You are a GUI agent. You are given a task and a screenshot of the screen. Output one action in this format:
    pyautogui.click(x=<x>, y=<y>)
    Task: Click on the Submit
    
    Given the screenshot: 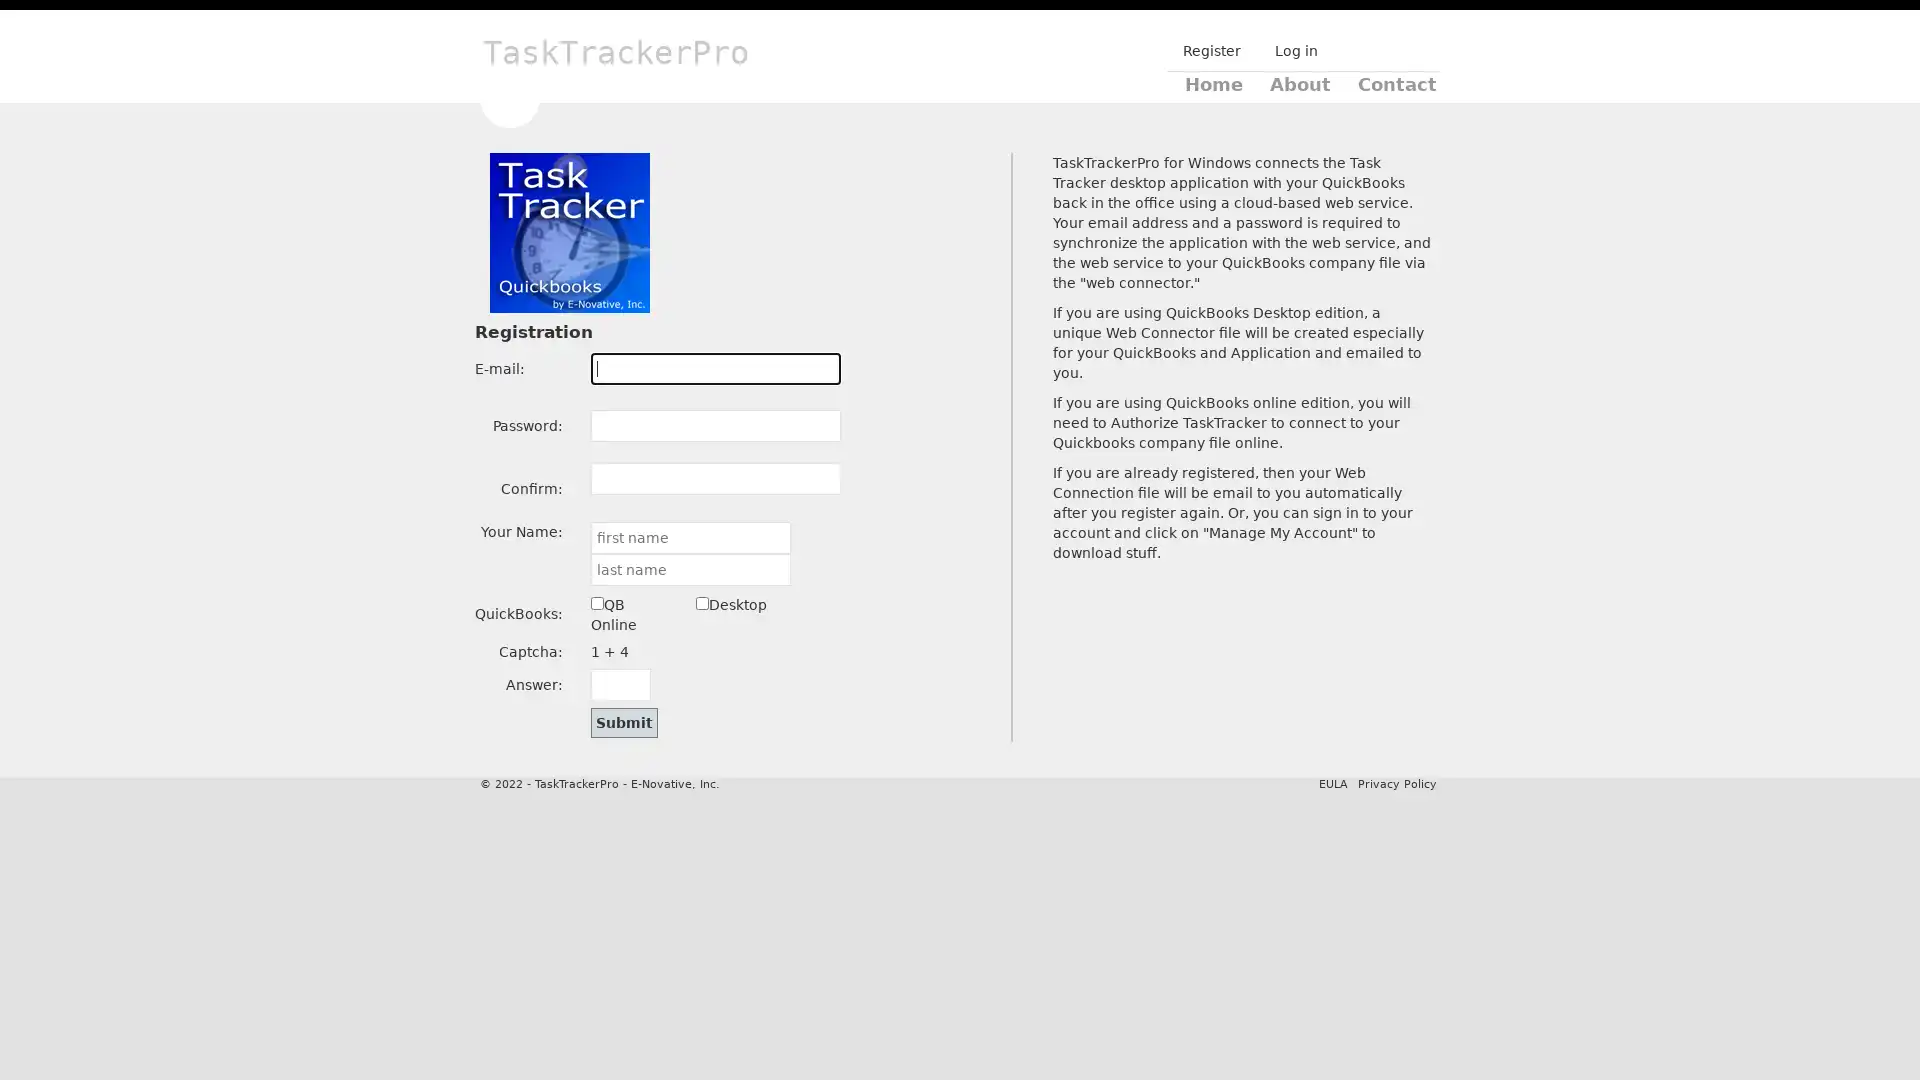 What is the action you would take?
    pyautogui.click(x=623, y=722)
    